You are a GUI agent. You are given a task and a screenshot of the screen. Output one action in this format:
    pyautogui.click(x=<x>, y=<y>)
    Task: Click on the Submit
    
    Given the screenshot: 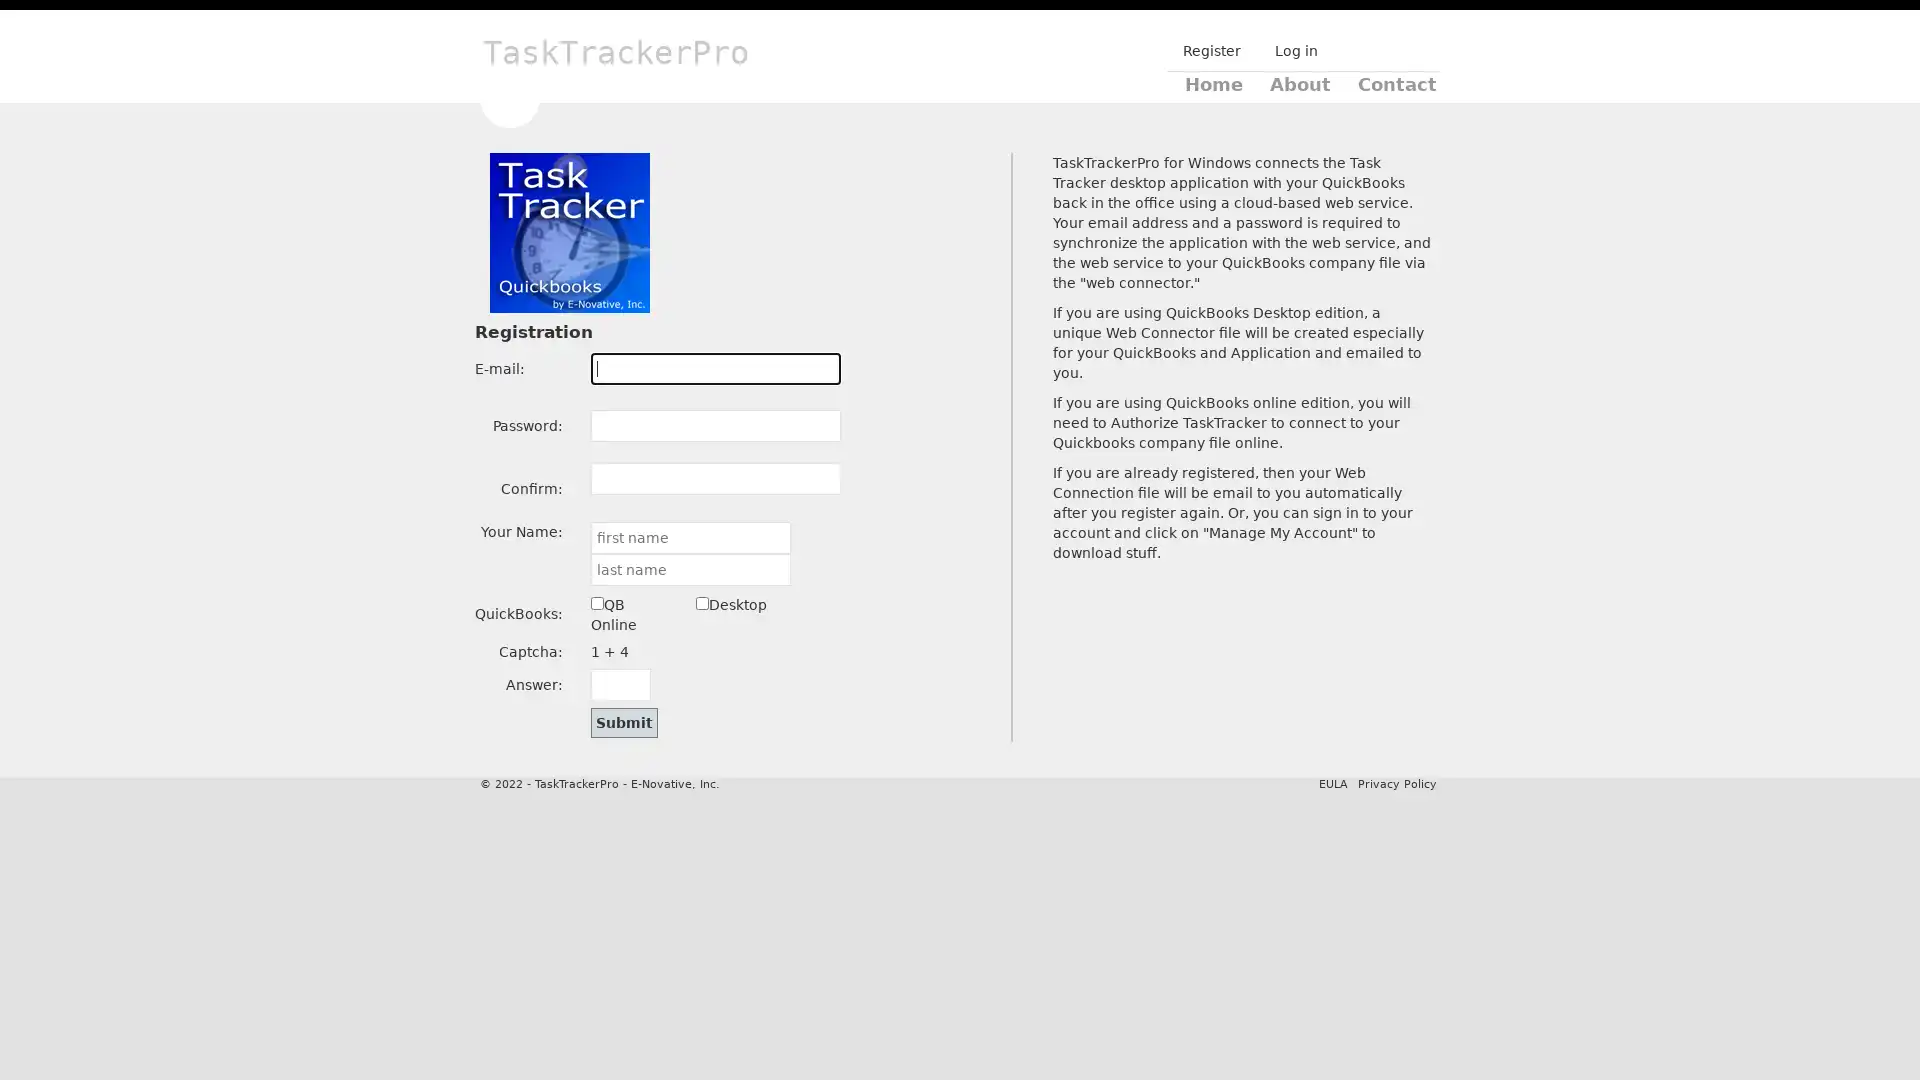 What is the action you would take?
    pyautogui.click(x=623, y=722)
    